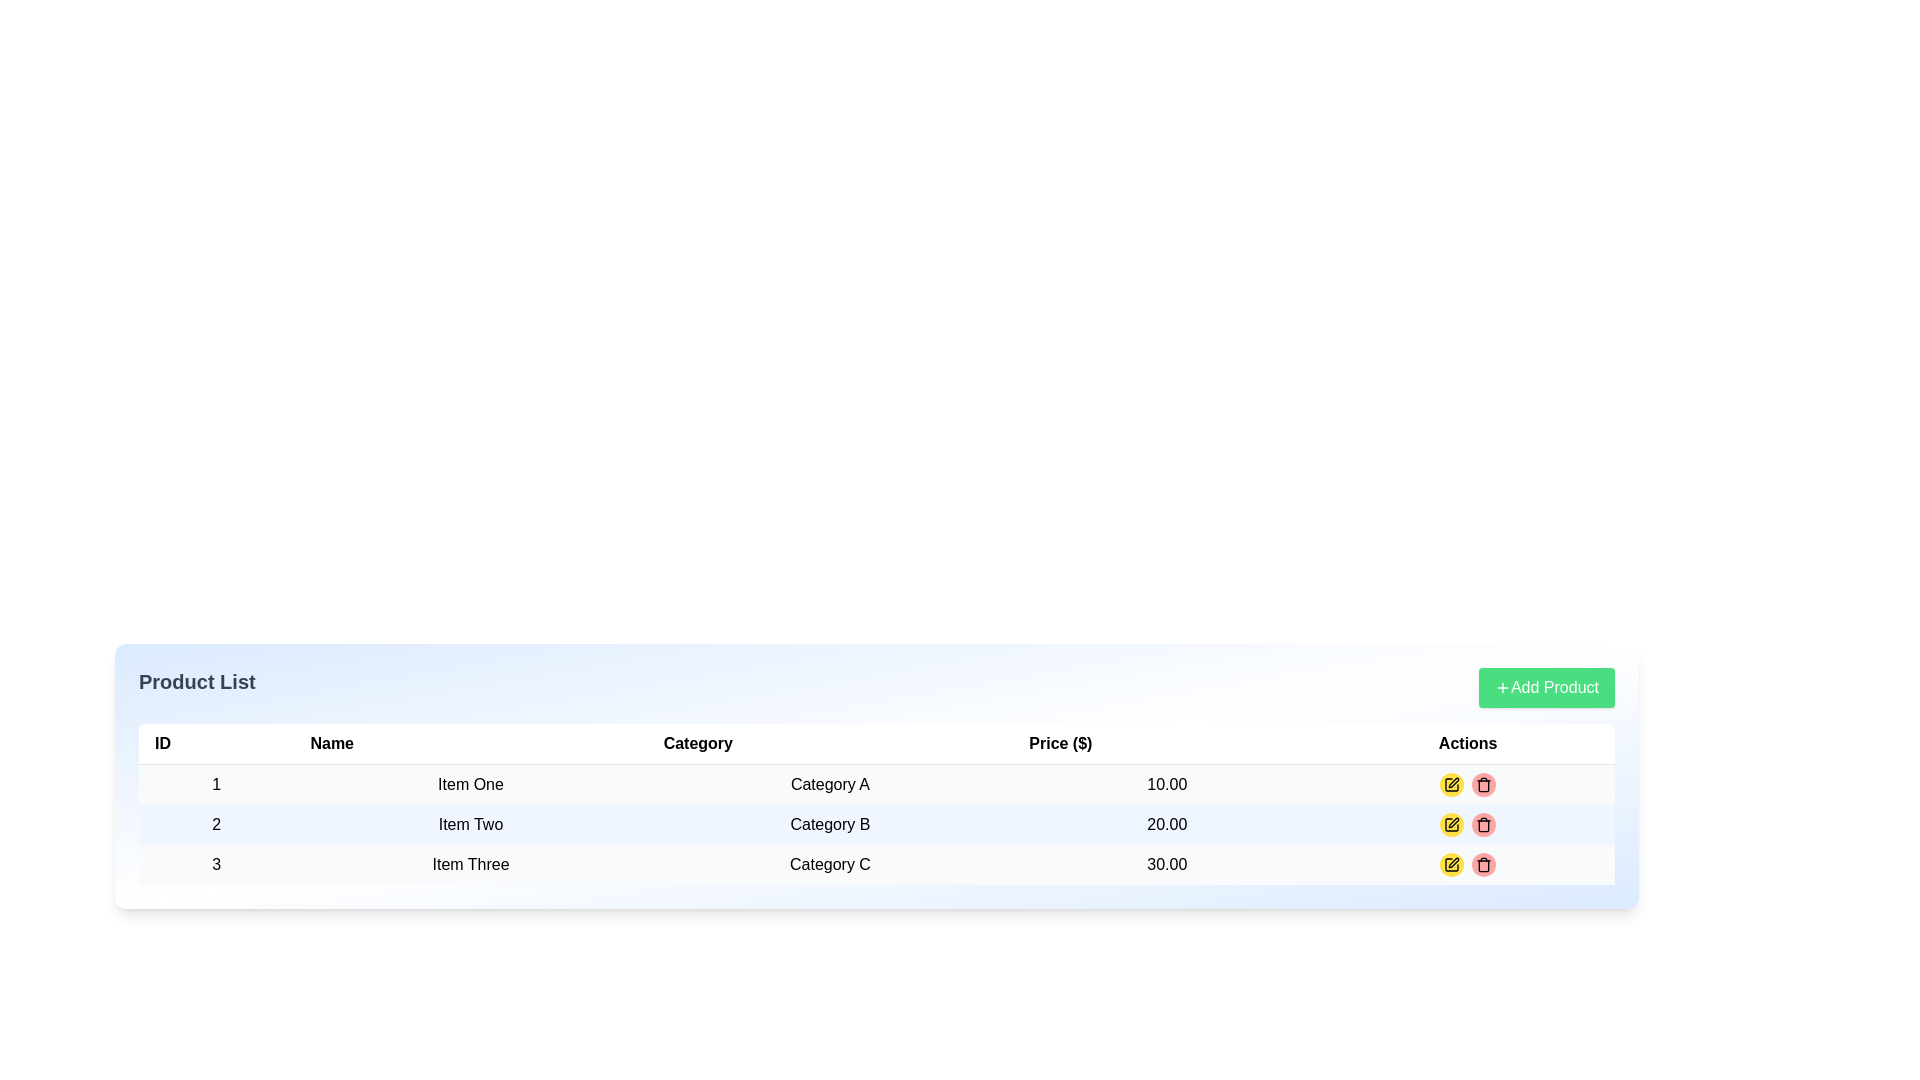 Image resolution: width=1920 pixels, height=1080 pixels. Describe the element at coordinates (1484, 784) in the screenshot. I see `the delete icon button located in the 'Actions' column of the last row associated with 'Item Three'` at that location.